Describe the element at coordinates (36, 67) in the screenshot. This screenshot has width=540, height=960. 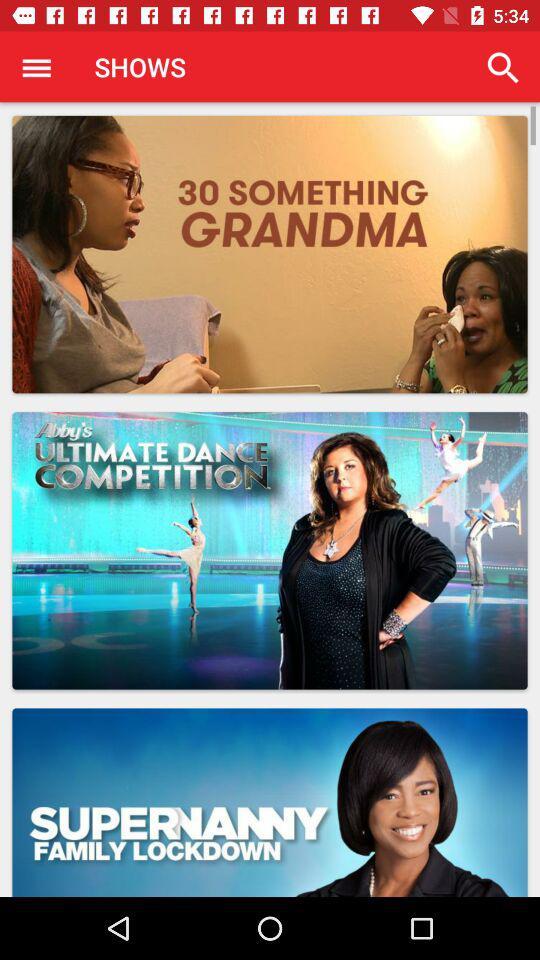
I see `app next to the shows icon` at that location.